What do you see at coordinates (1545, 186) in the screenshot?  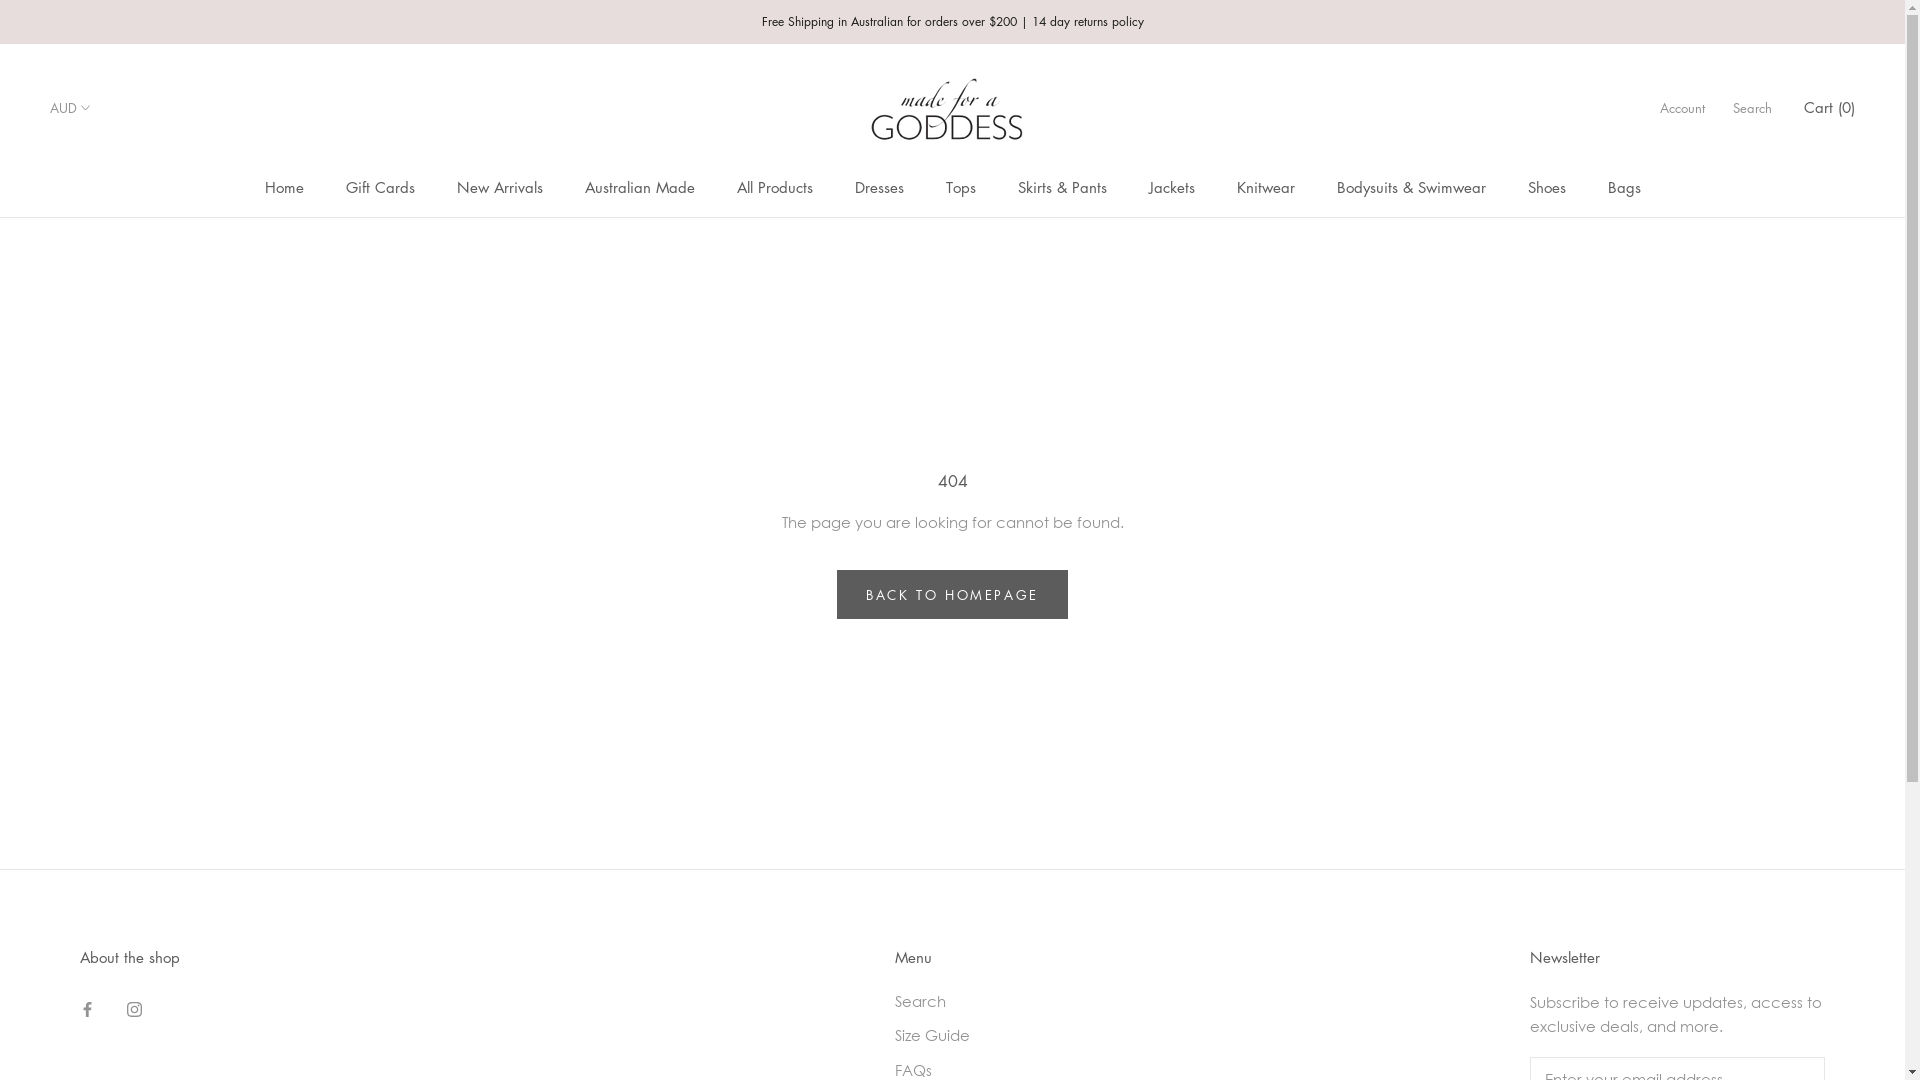 I see `'Shoes` at bounding box center [1545, 186].